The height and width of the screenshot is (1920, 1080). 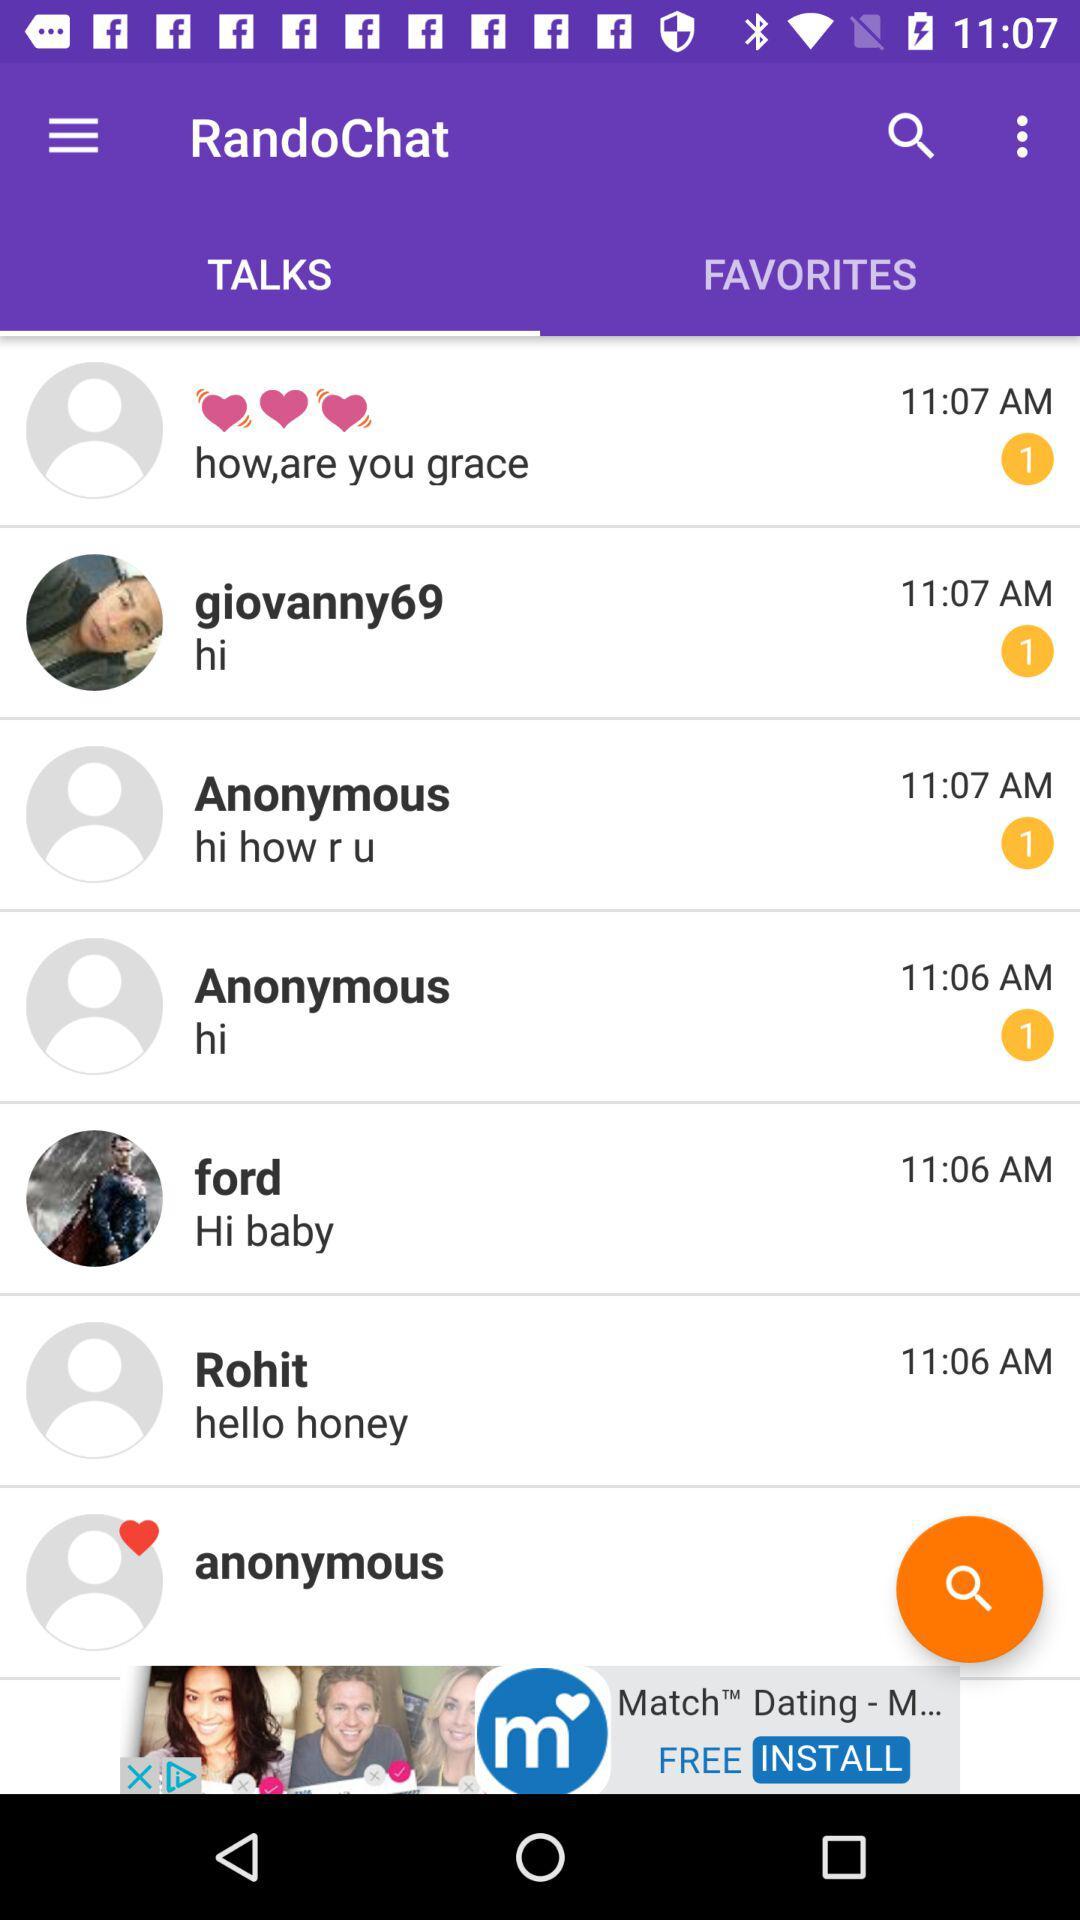 I want to click on advertisement, so click(x=540, y=1727).